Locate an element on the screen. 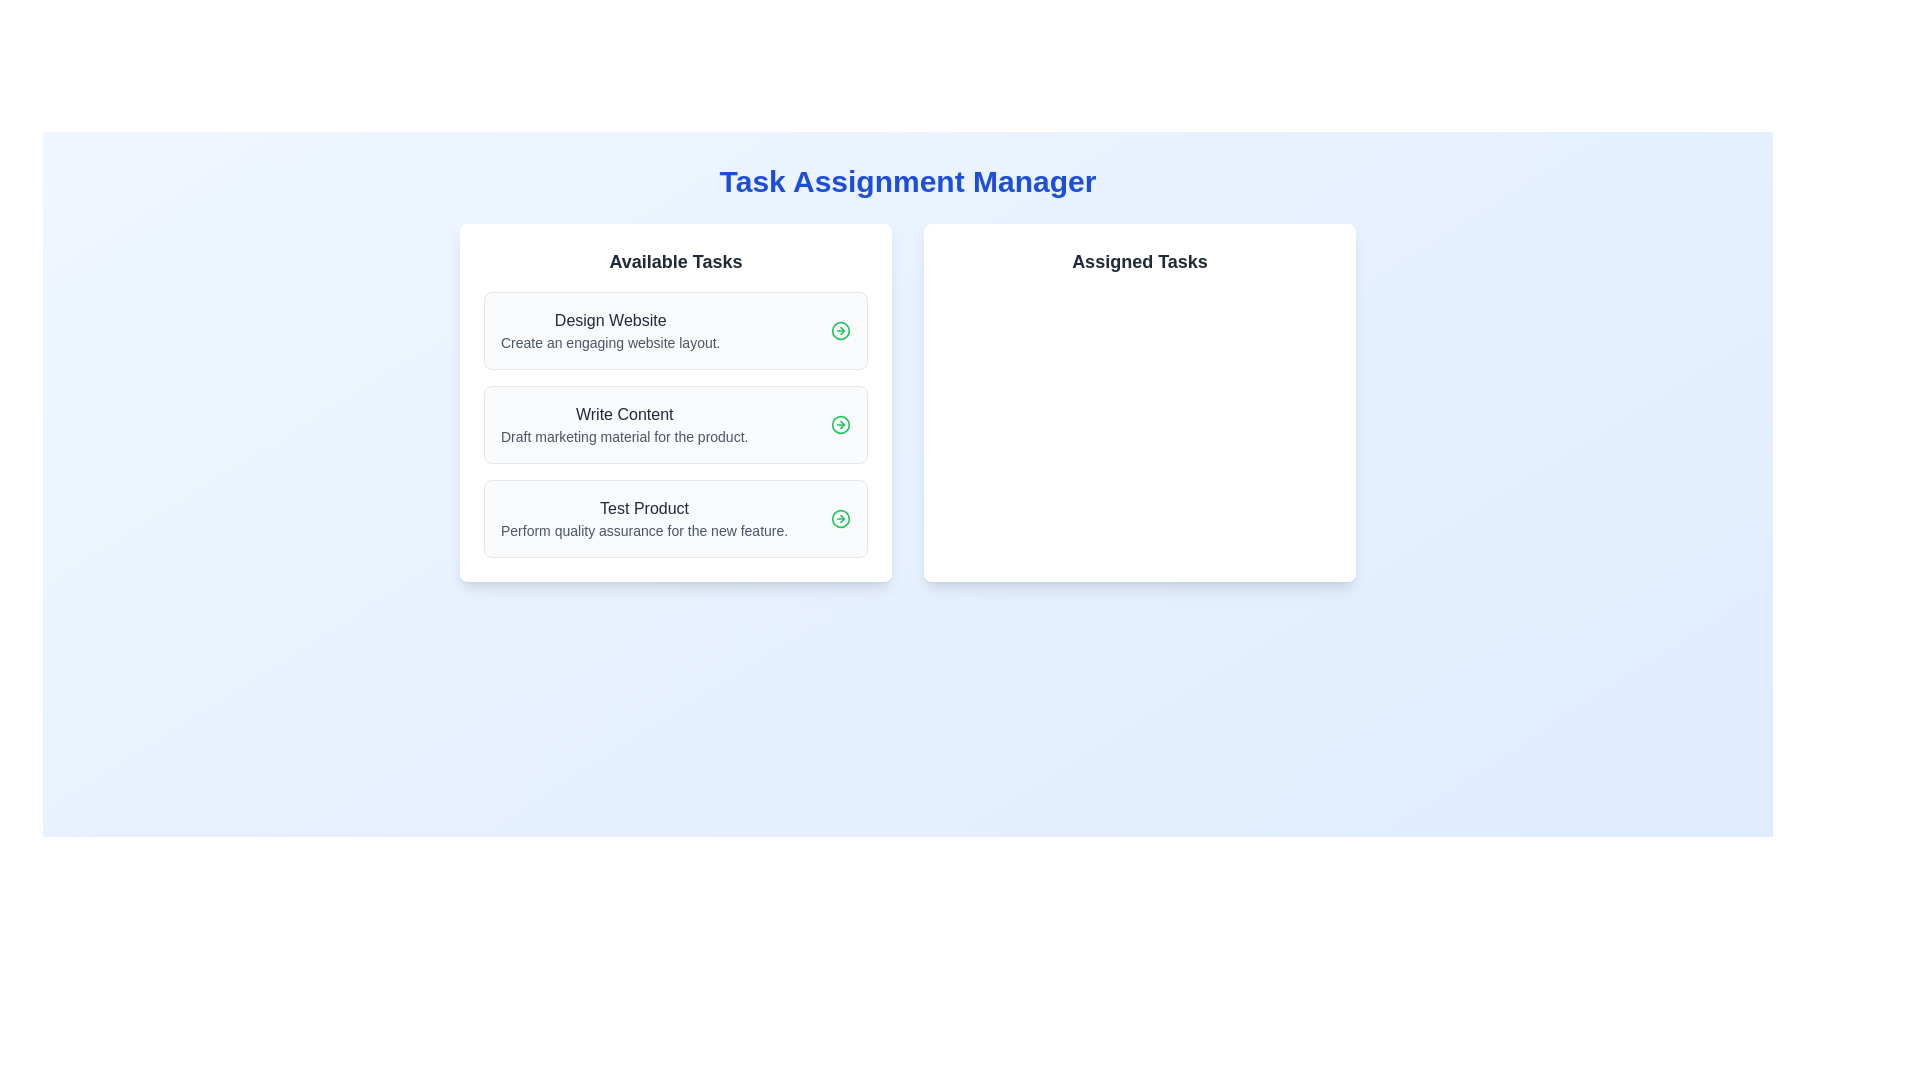 The height and width of the screenshot is (1080, 1920). the static text label reading 'Write Content', which is the title of the second task in the 'Available Tasks' list, located beneath 'Design Website' and above 'Test Product' is located at coordinates (623, 414).